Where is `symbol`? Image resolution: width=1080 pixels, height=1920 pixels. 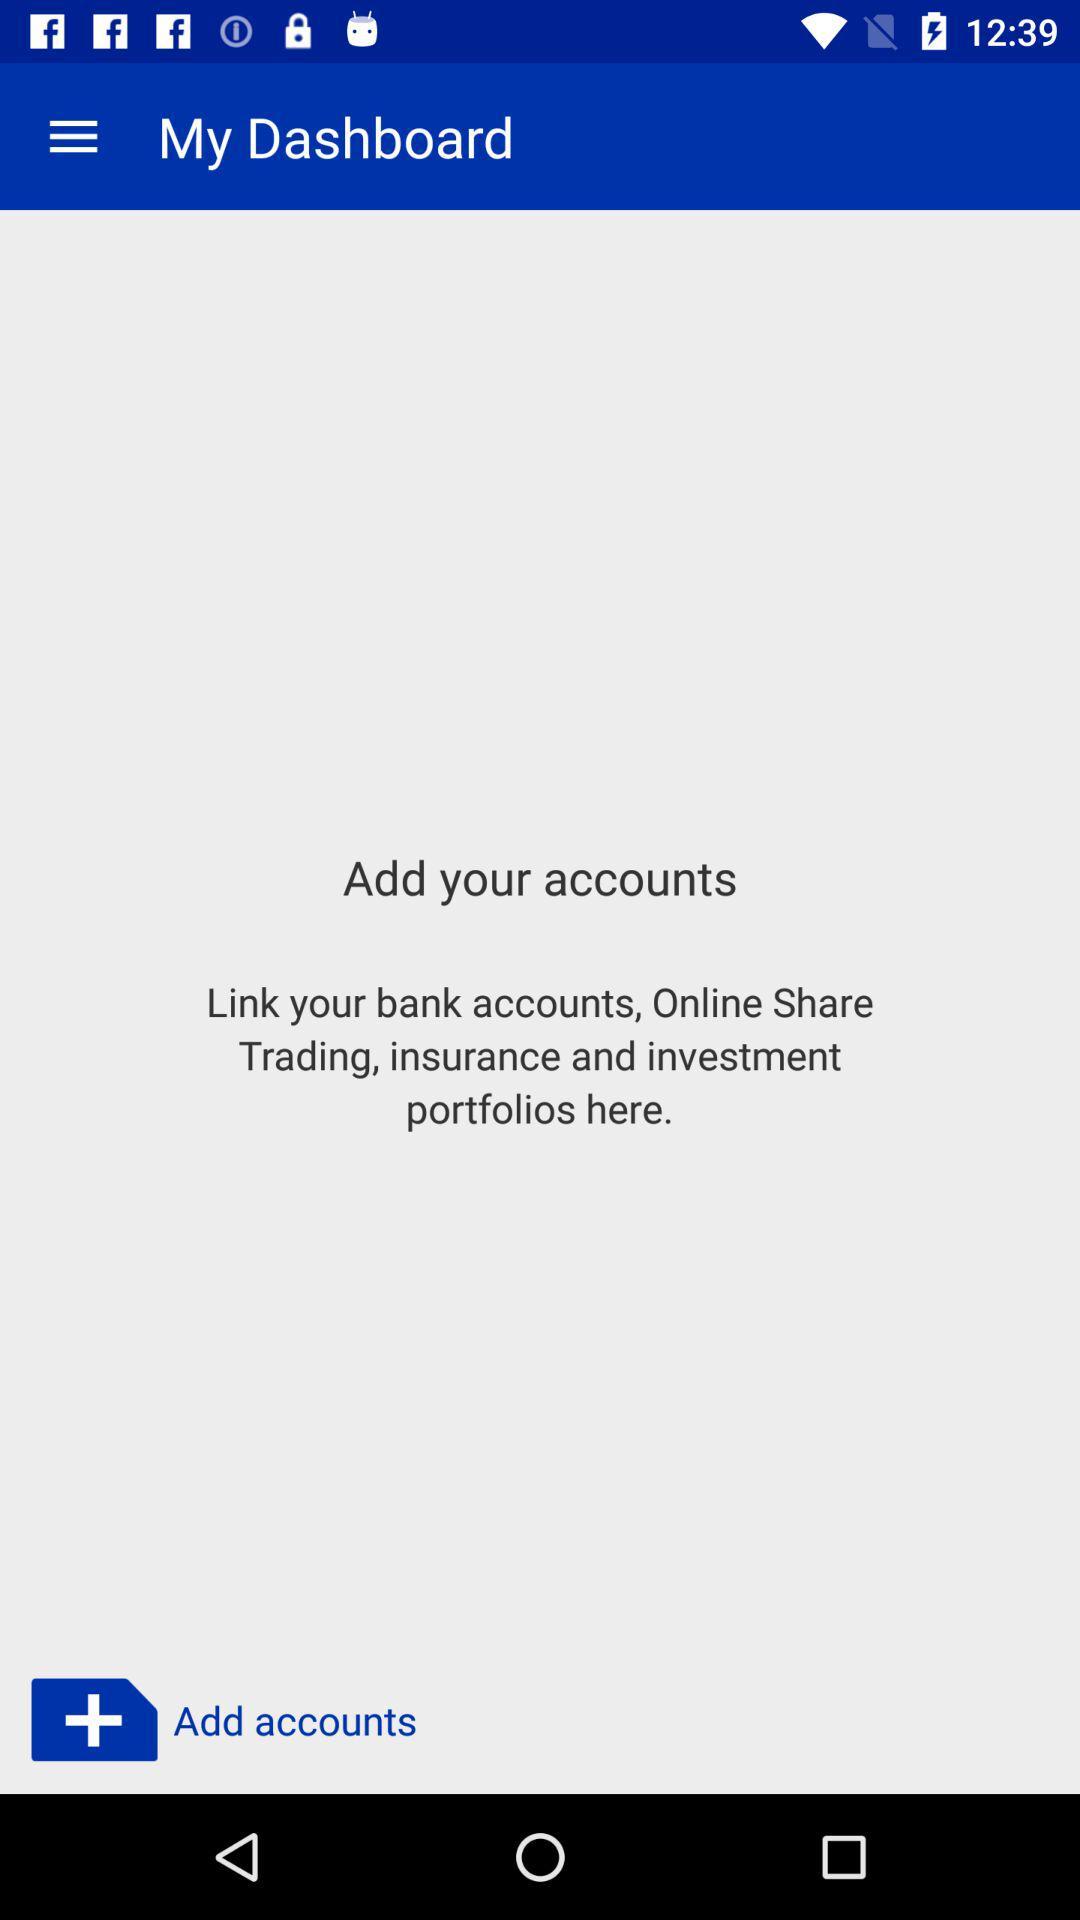 symbol is located at coordinates (94, 1719).